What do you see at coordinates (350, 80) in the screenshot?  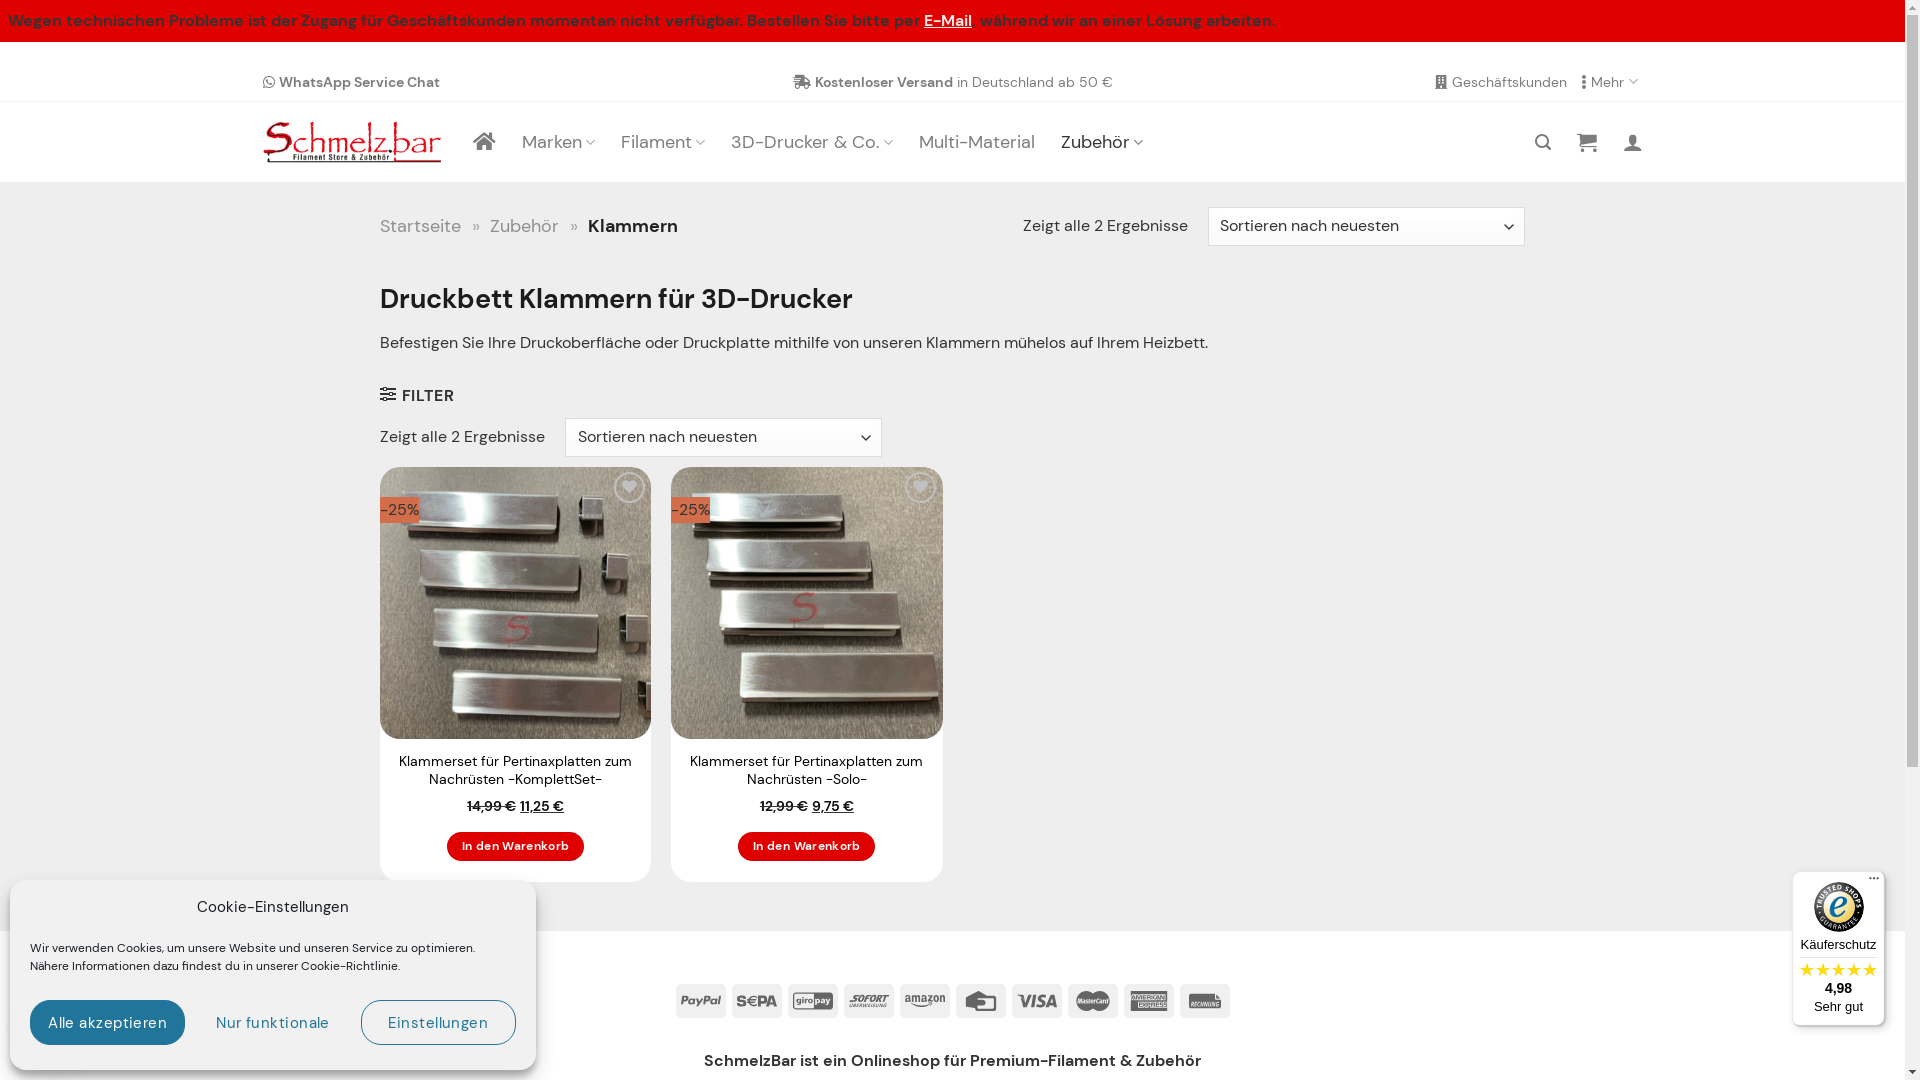 I see `' WhatsApp Service Chat'` at bounding box center [350, 80].